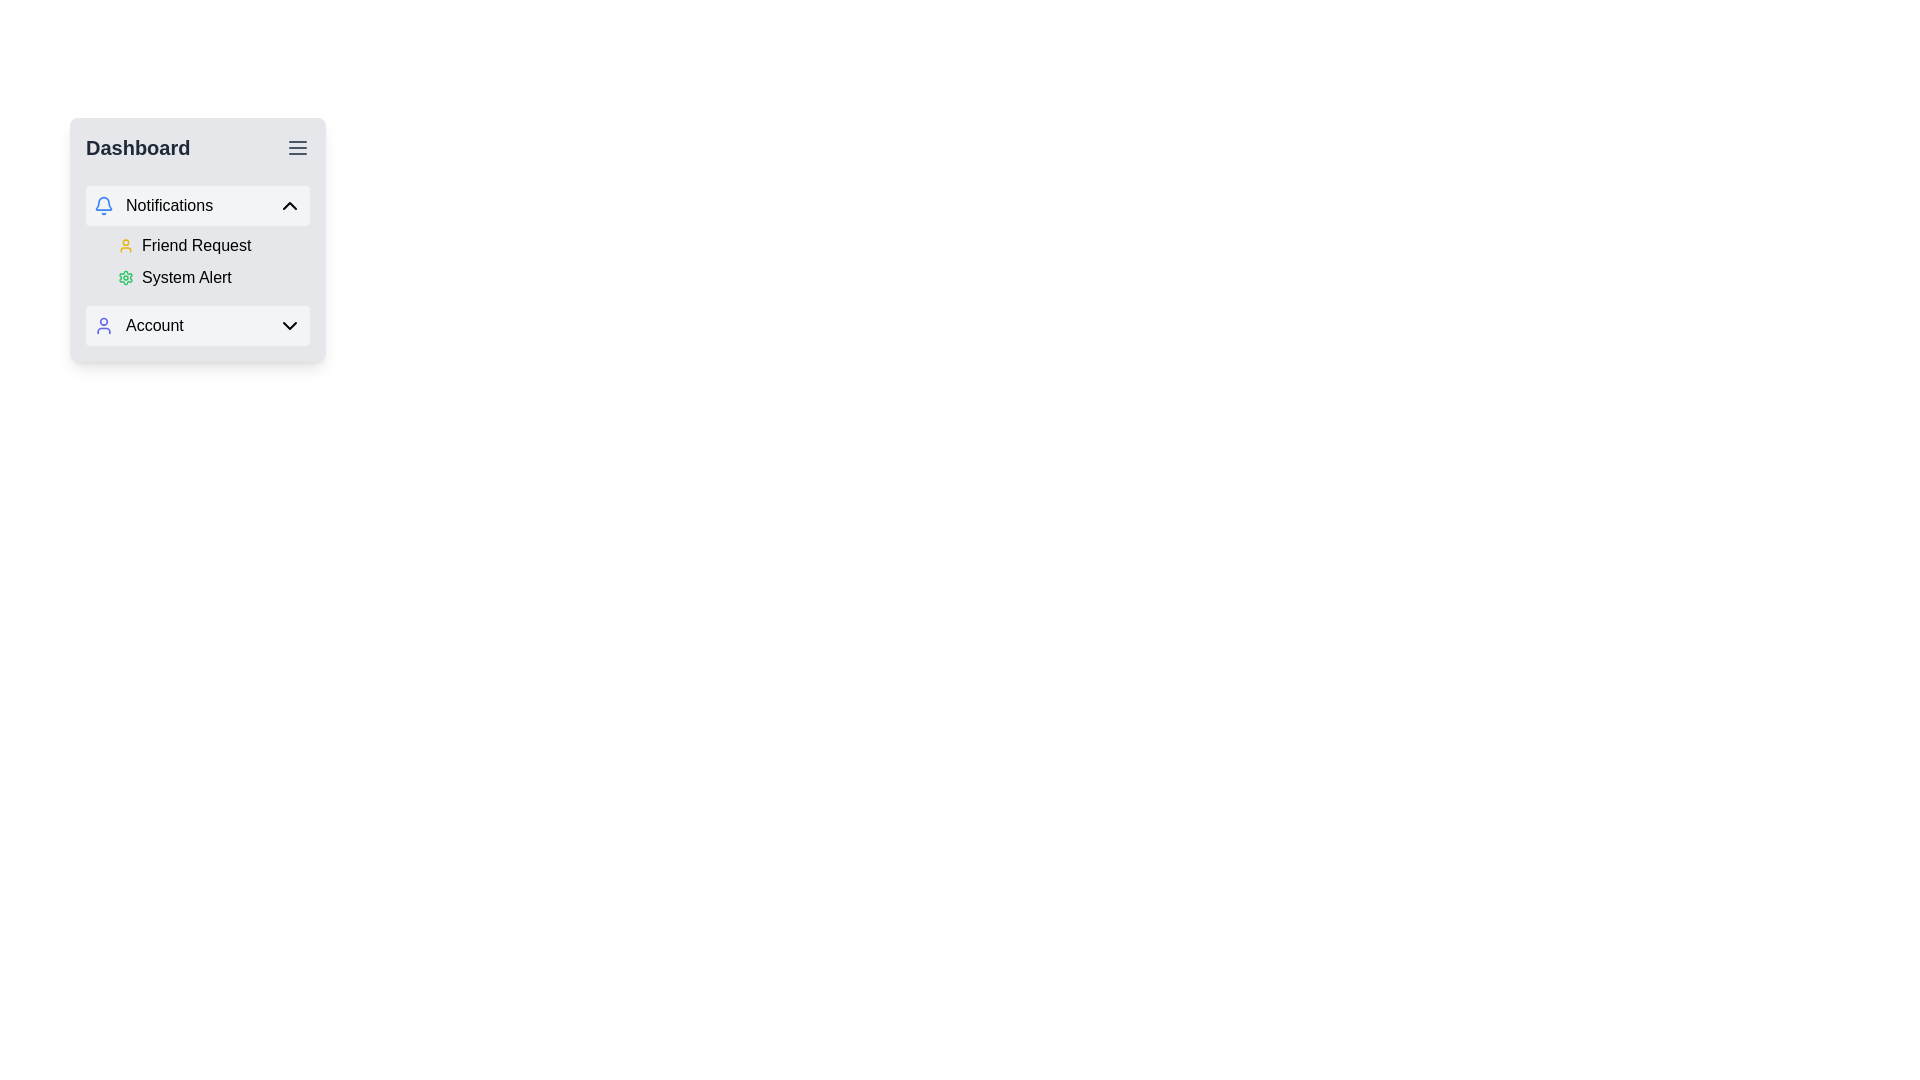 The image size is (1920, 1080). Describe the element at coordinates (103, 325) in the screenshot. I see `the user icon, which is a minimalist blue circular head and semi-circular body, located to the left of the 'Account' label in the UI` at that location.